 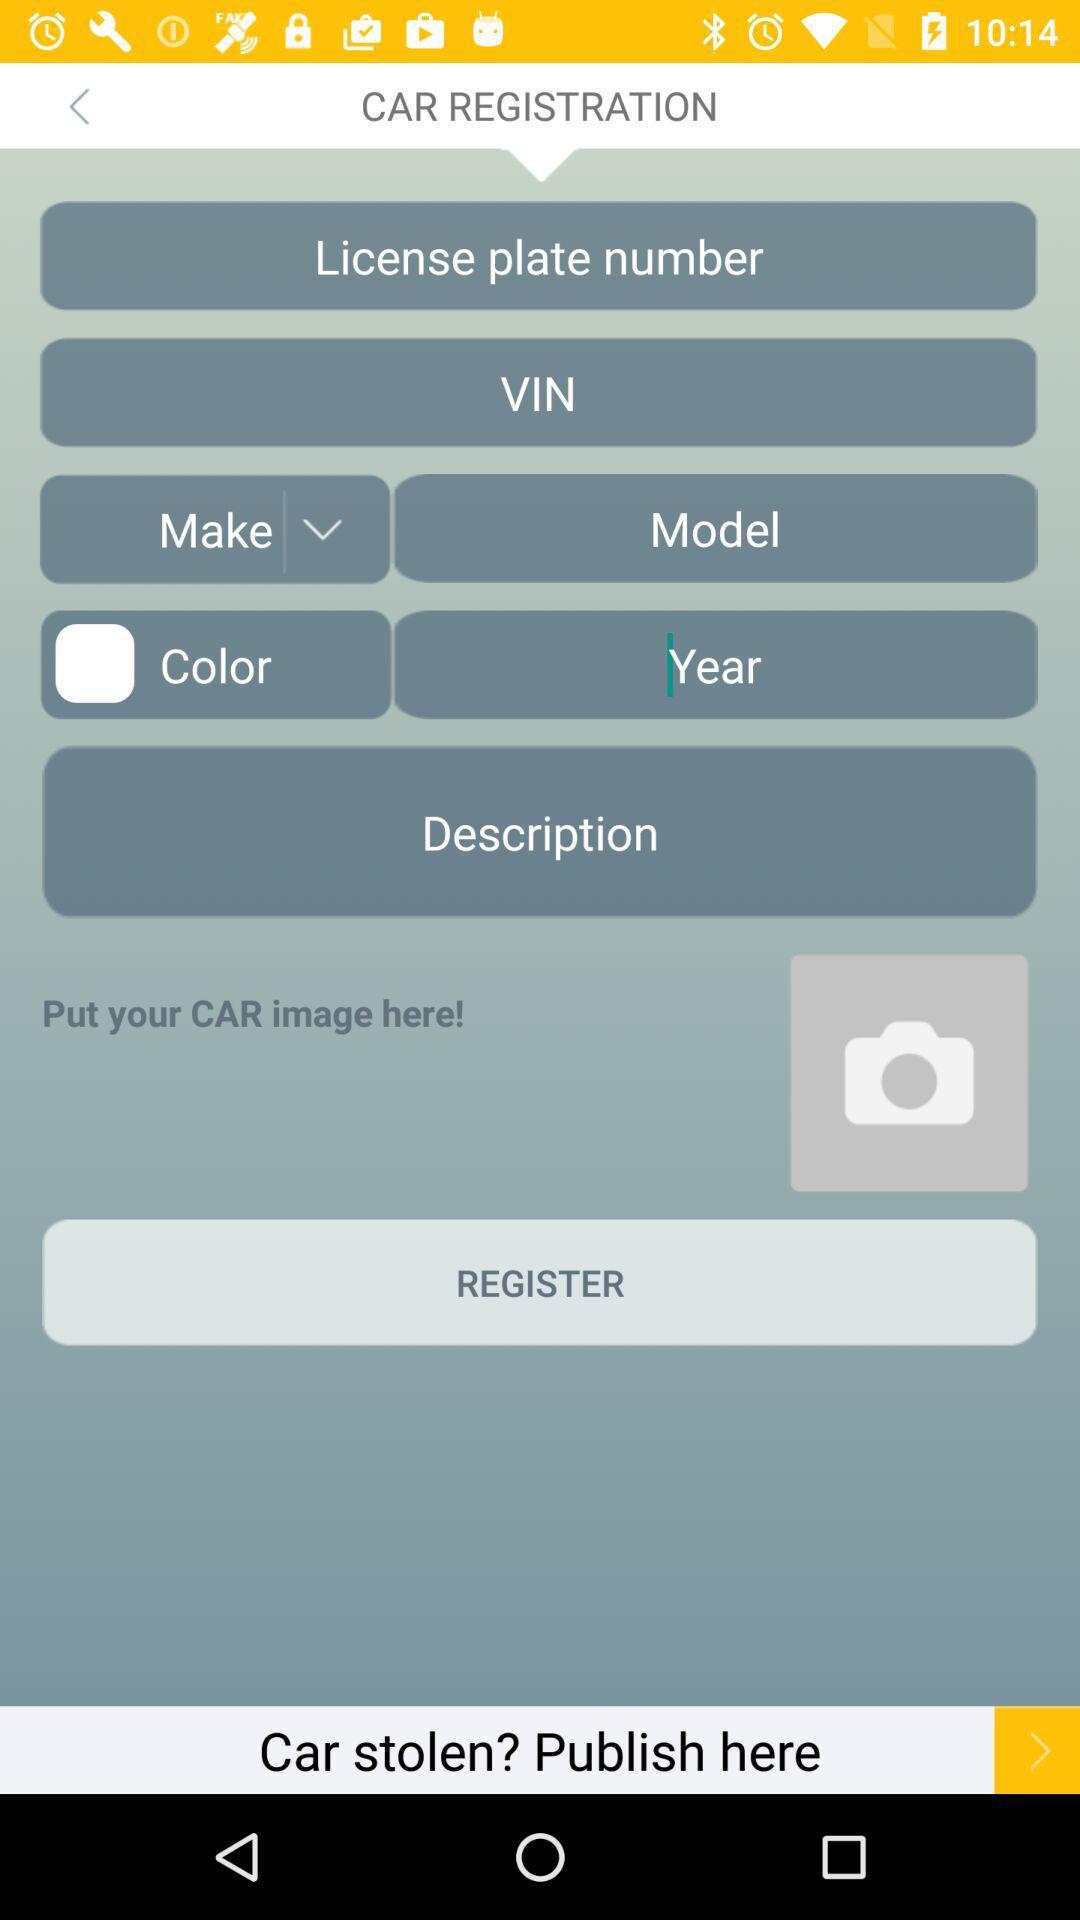 What do you see at coordinates (215, 529) in the screenshot?
I see `open car make menu` at bounding box center [215, 529].